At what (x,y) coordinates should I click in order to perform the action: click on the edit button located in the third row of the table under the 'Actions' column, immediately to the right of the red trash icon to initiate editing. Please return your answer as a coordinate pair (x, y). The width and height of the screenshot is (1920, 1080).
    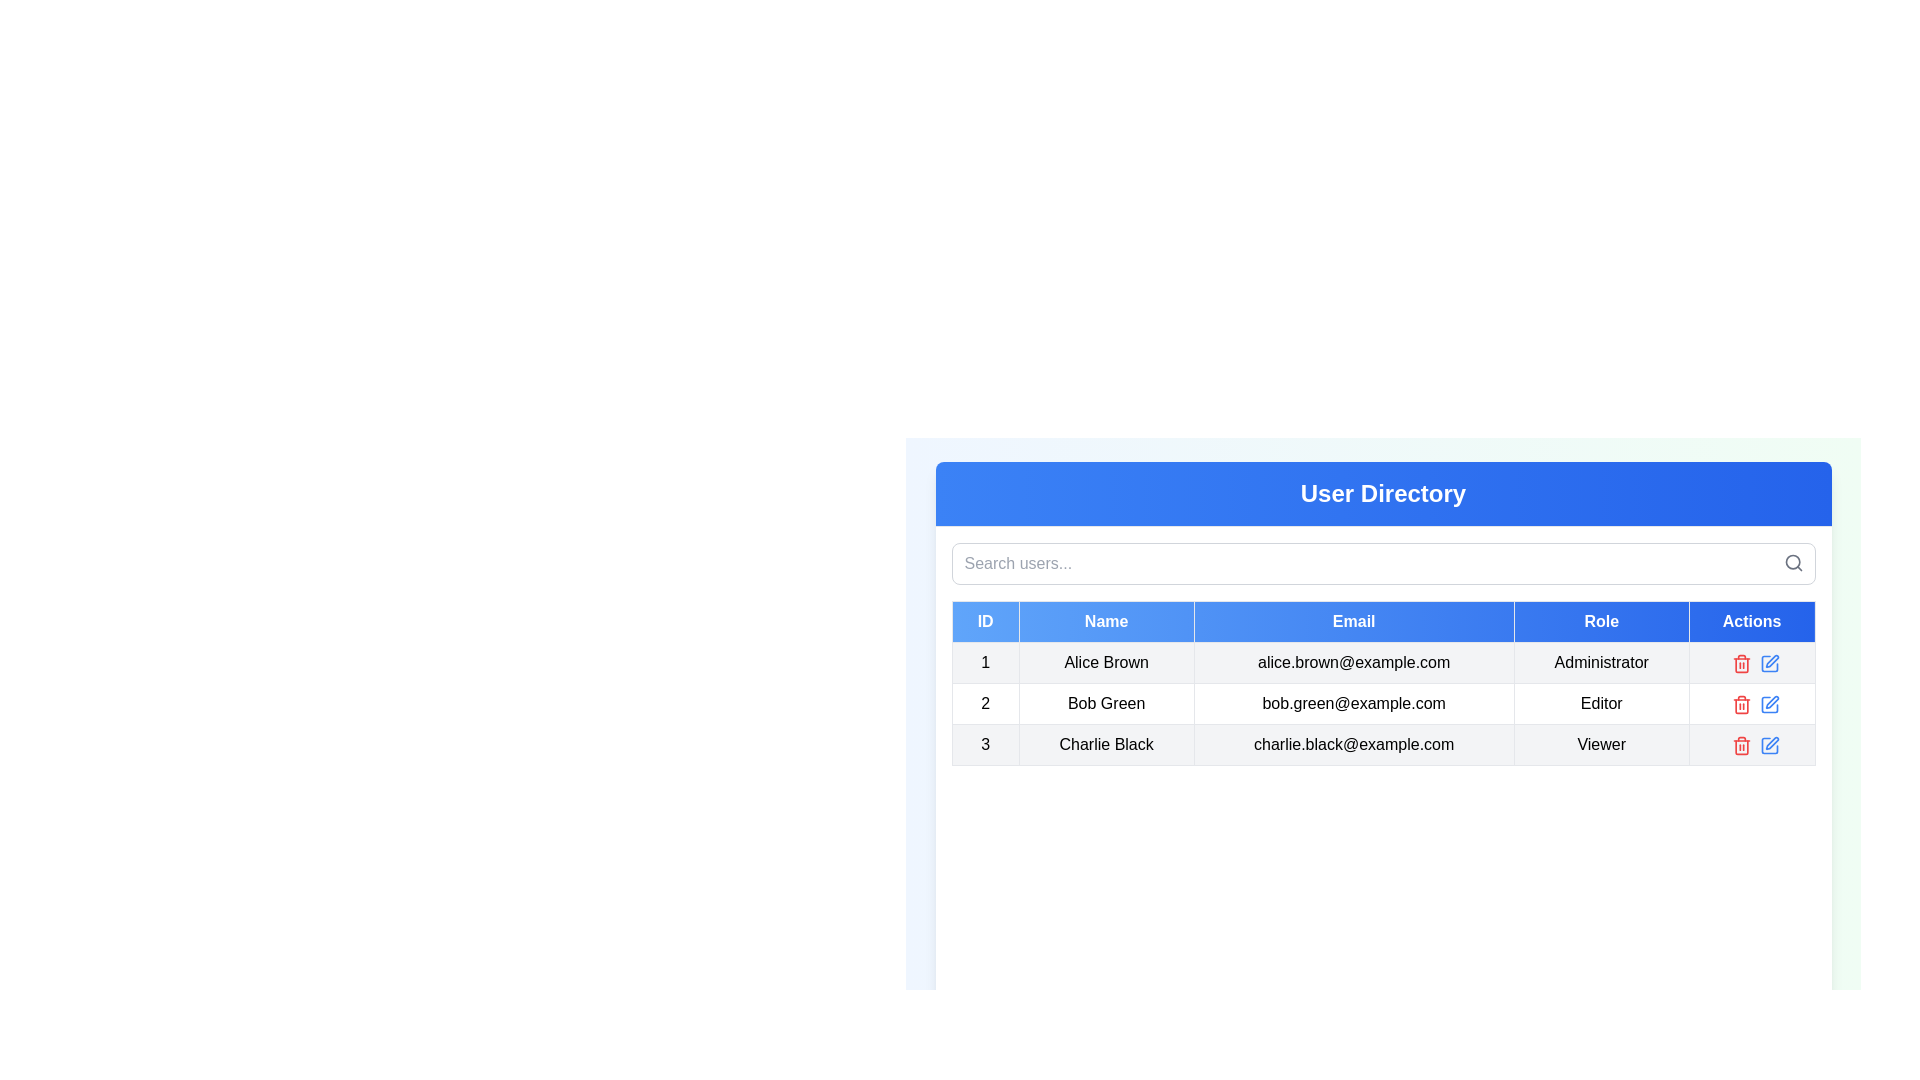
    Looking at the image, I should click on (1770, 744).